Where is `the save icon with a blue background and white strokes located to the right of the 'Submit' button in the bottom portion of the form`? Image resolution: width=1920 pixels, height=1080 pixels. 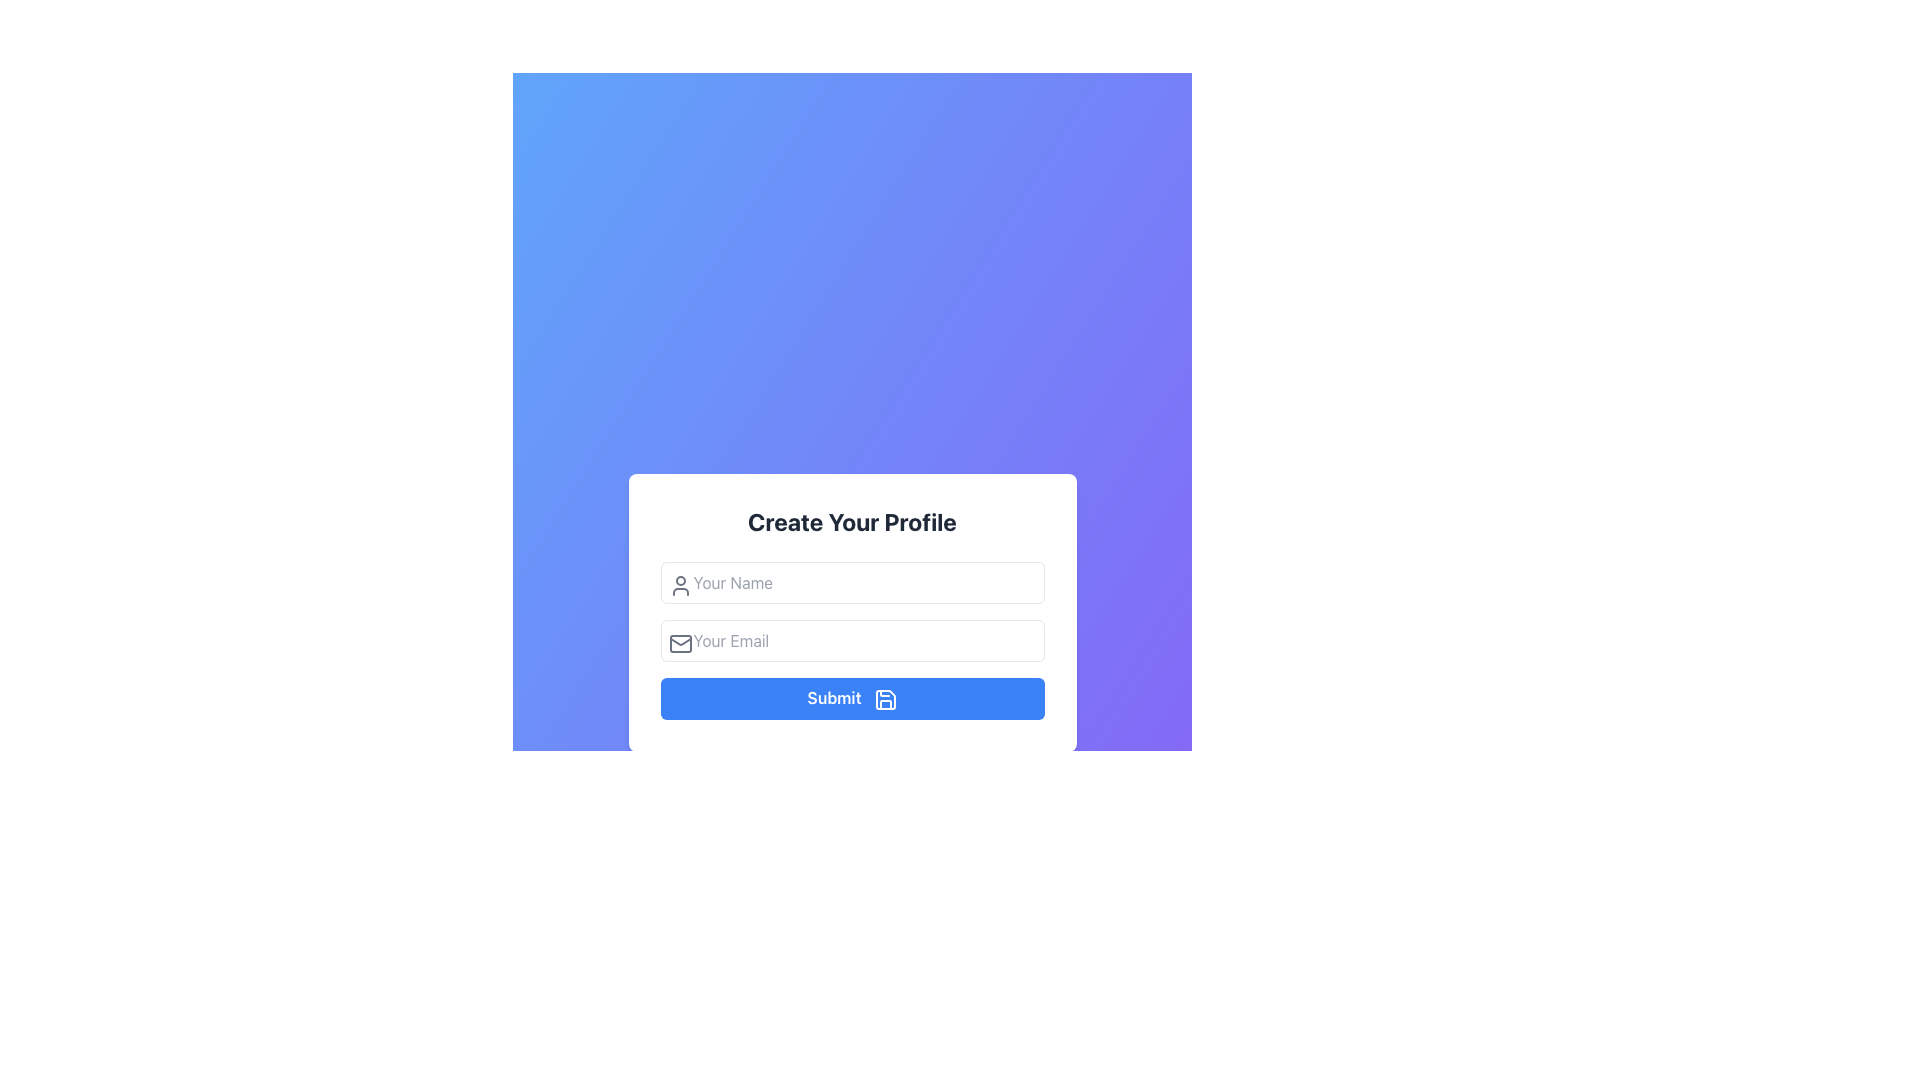 the save icon with a blue background and white strokes located to the right of the 'Submit' button in the bottom portion of the form is located at coordinates (884, 698).